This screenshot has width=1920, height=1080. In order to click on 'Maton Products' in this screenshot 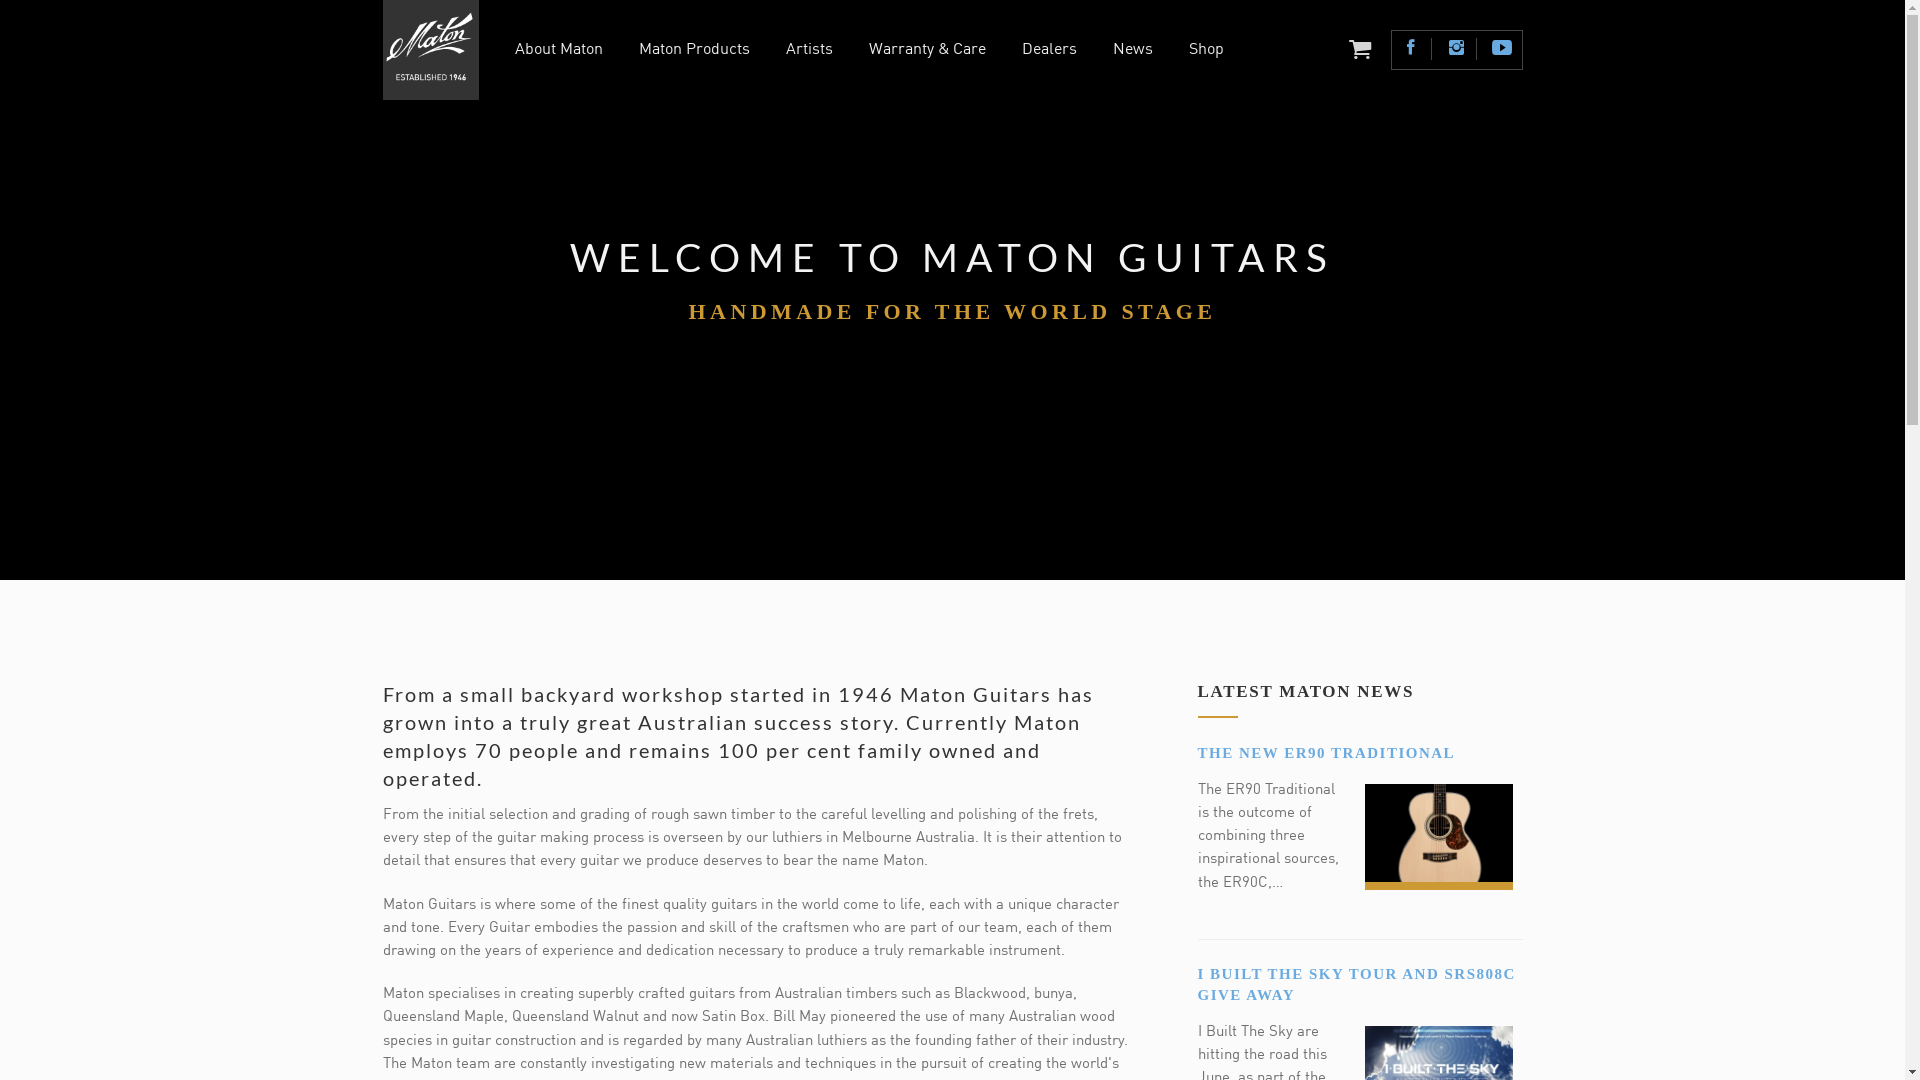, I will do `click(694, 50)`.